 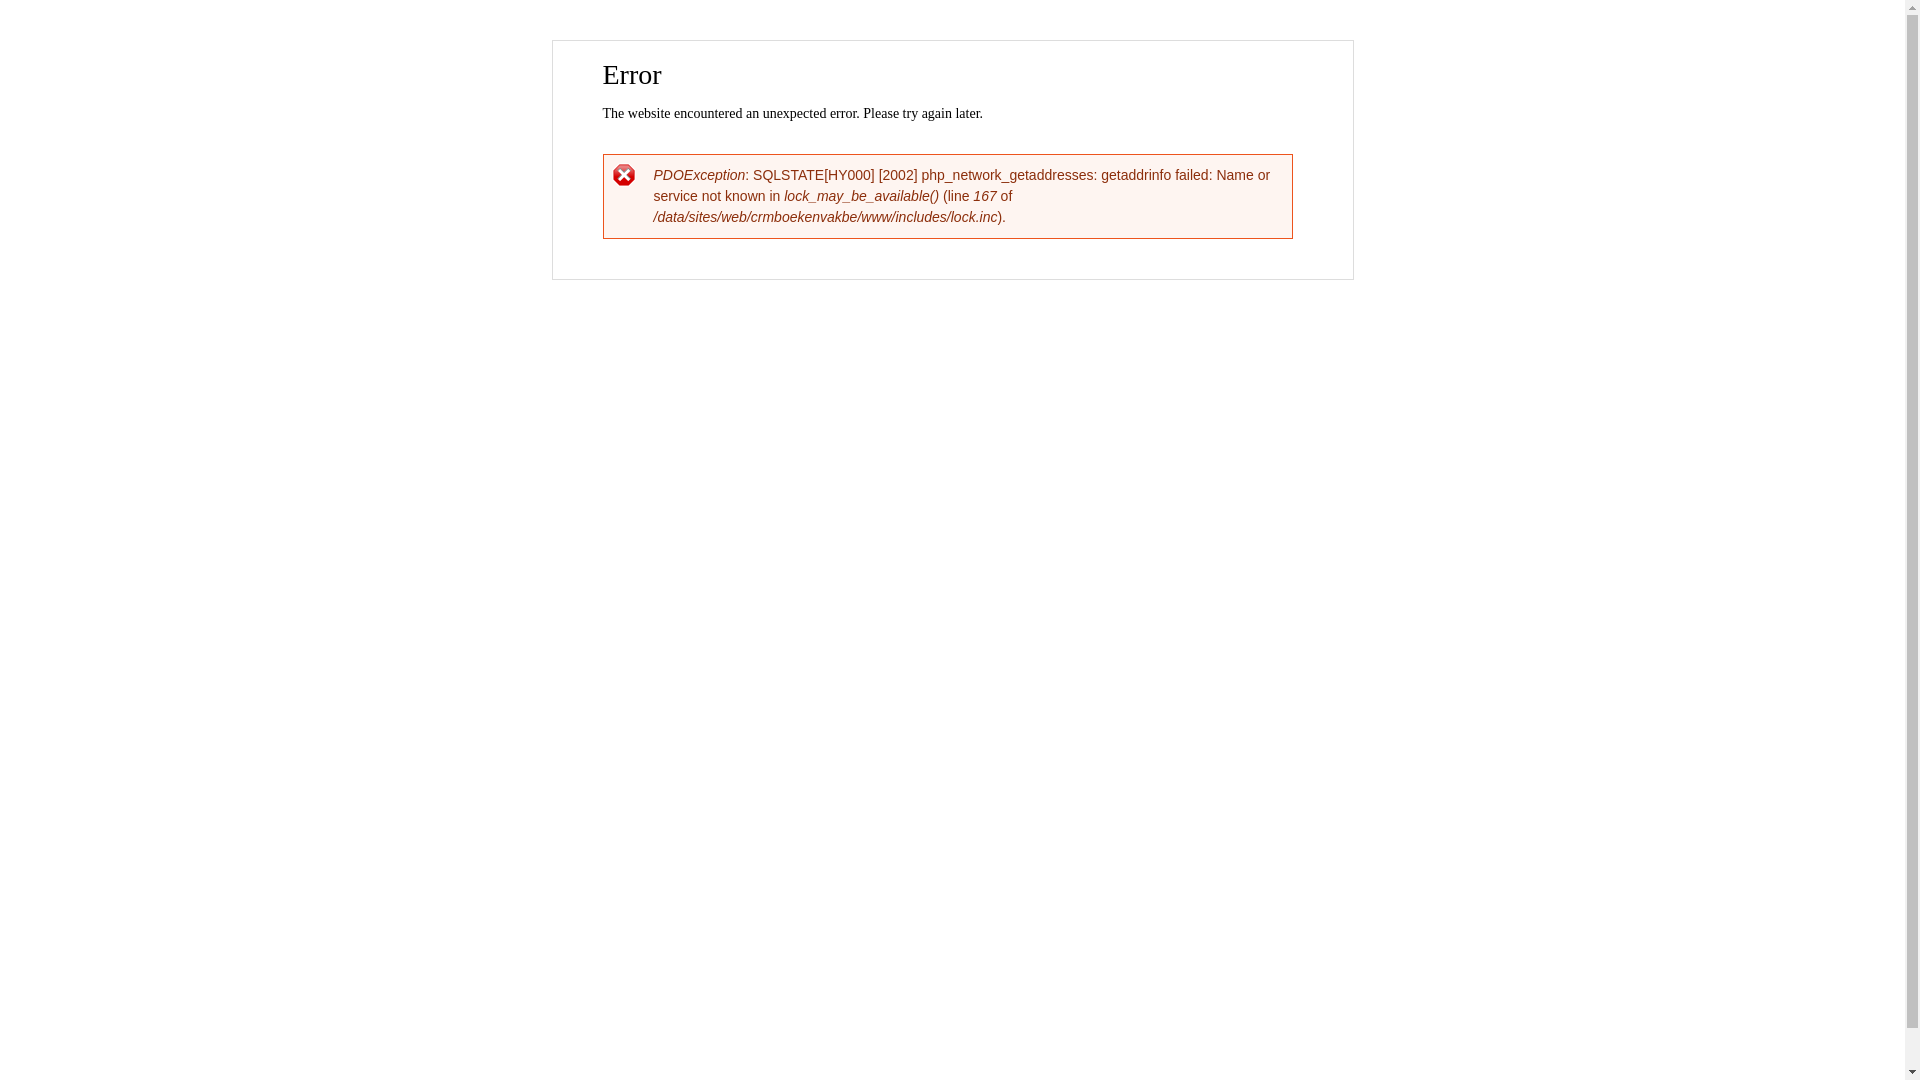 I want to click on 'Skip to main content', so click(x=909, y=42).